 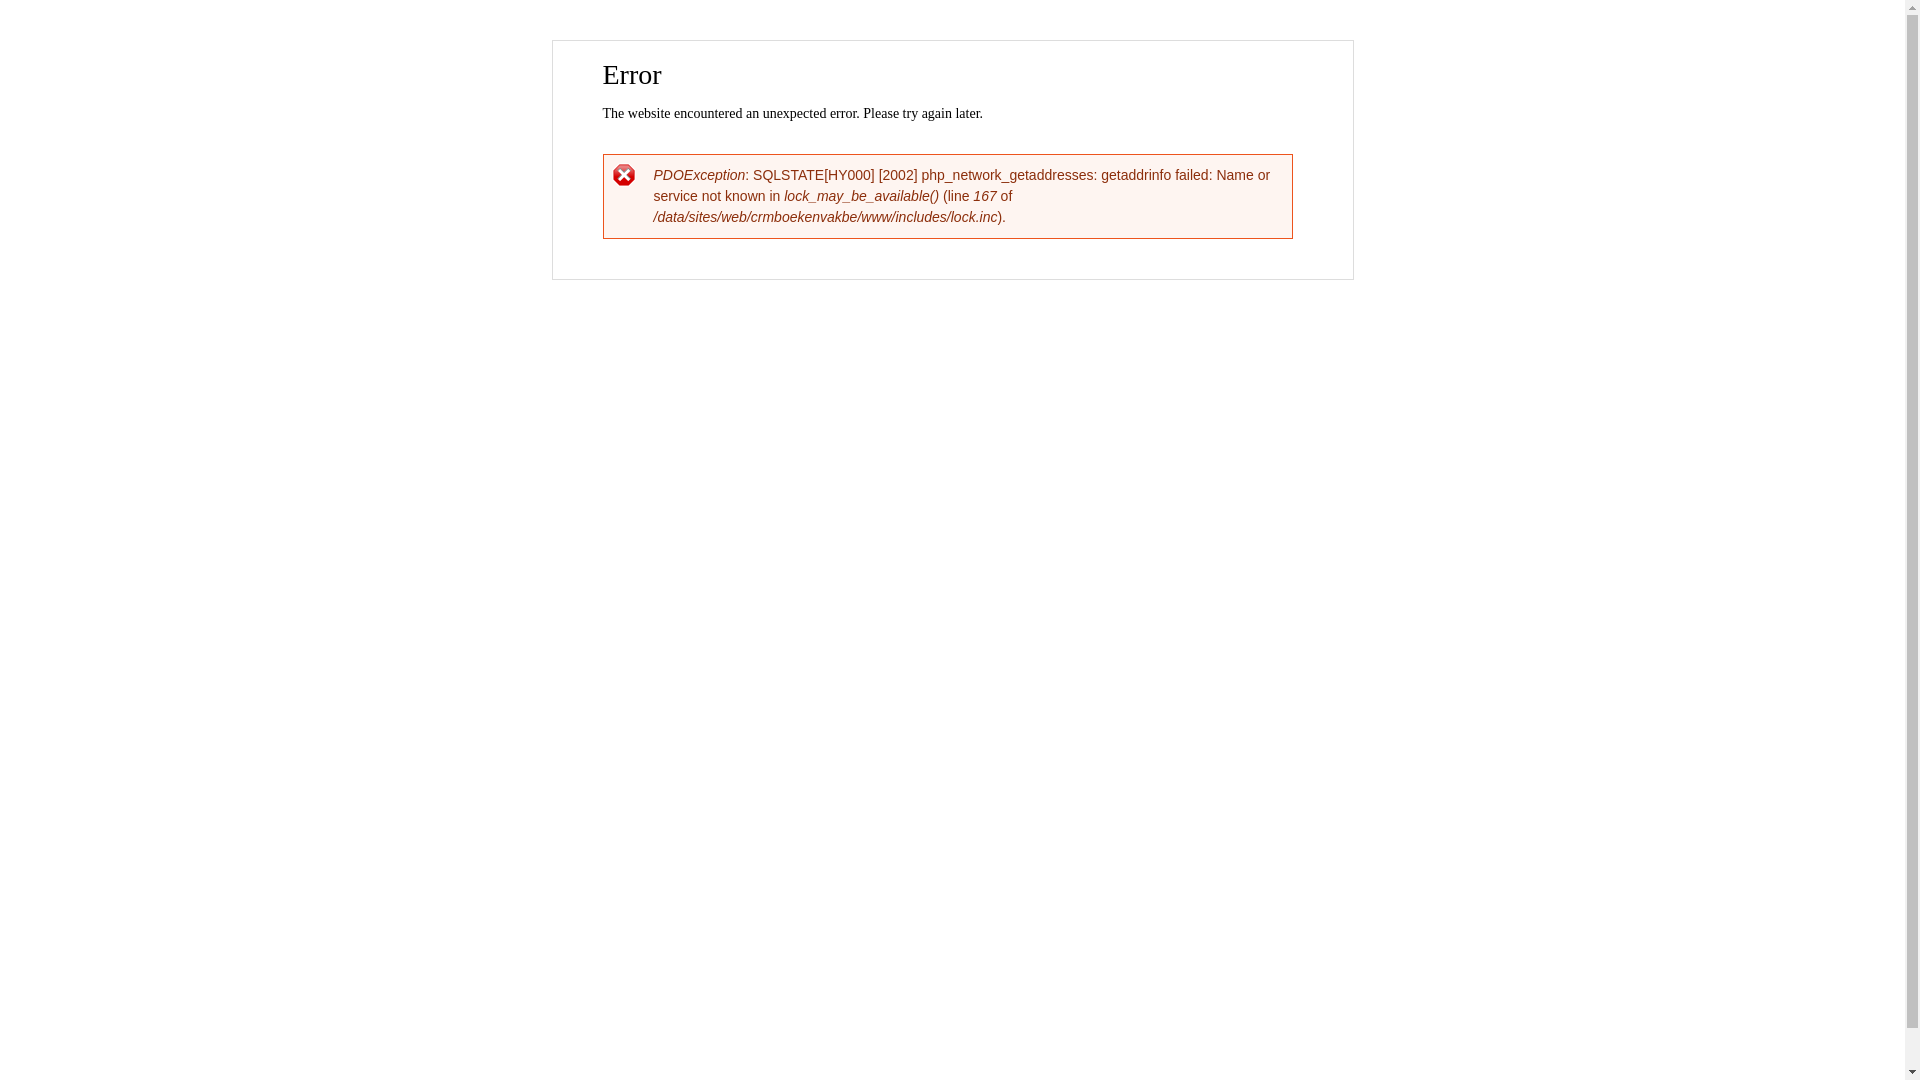 I want to click on 'Skip to main content', so click(x=909, y=42).